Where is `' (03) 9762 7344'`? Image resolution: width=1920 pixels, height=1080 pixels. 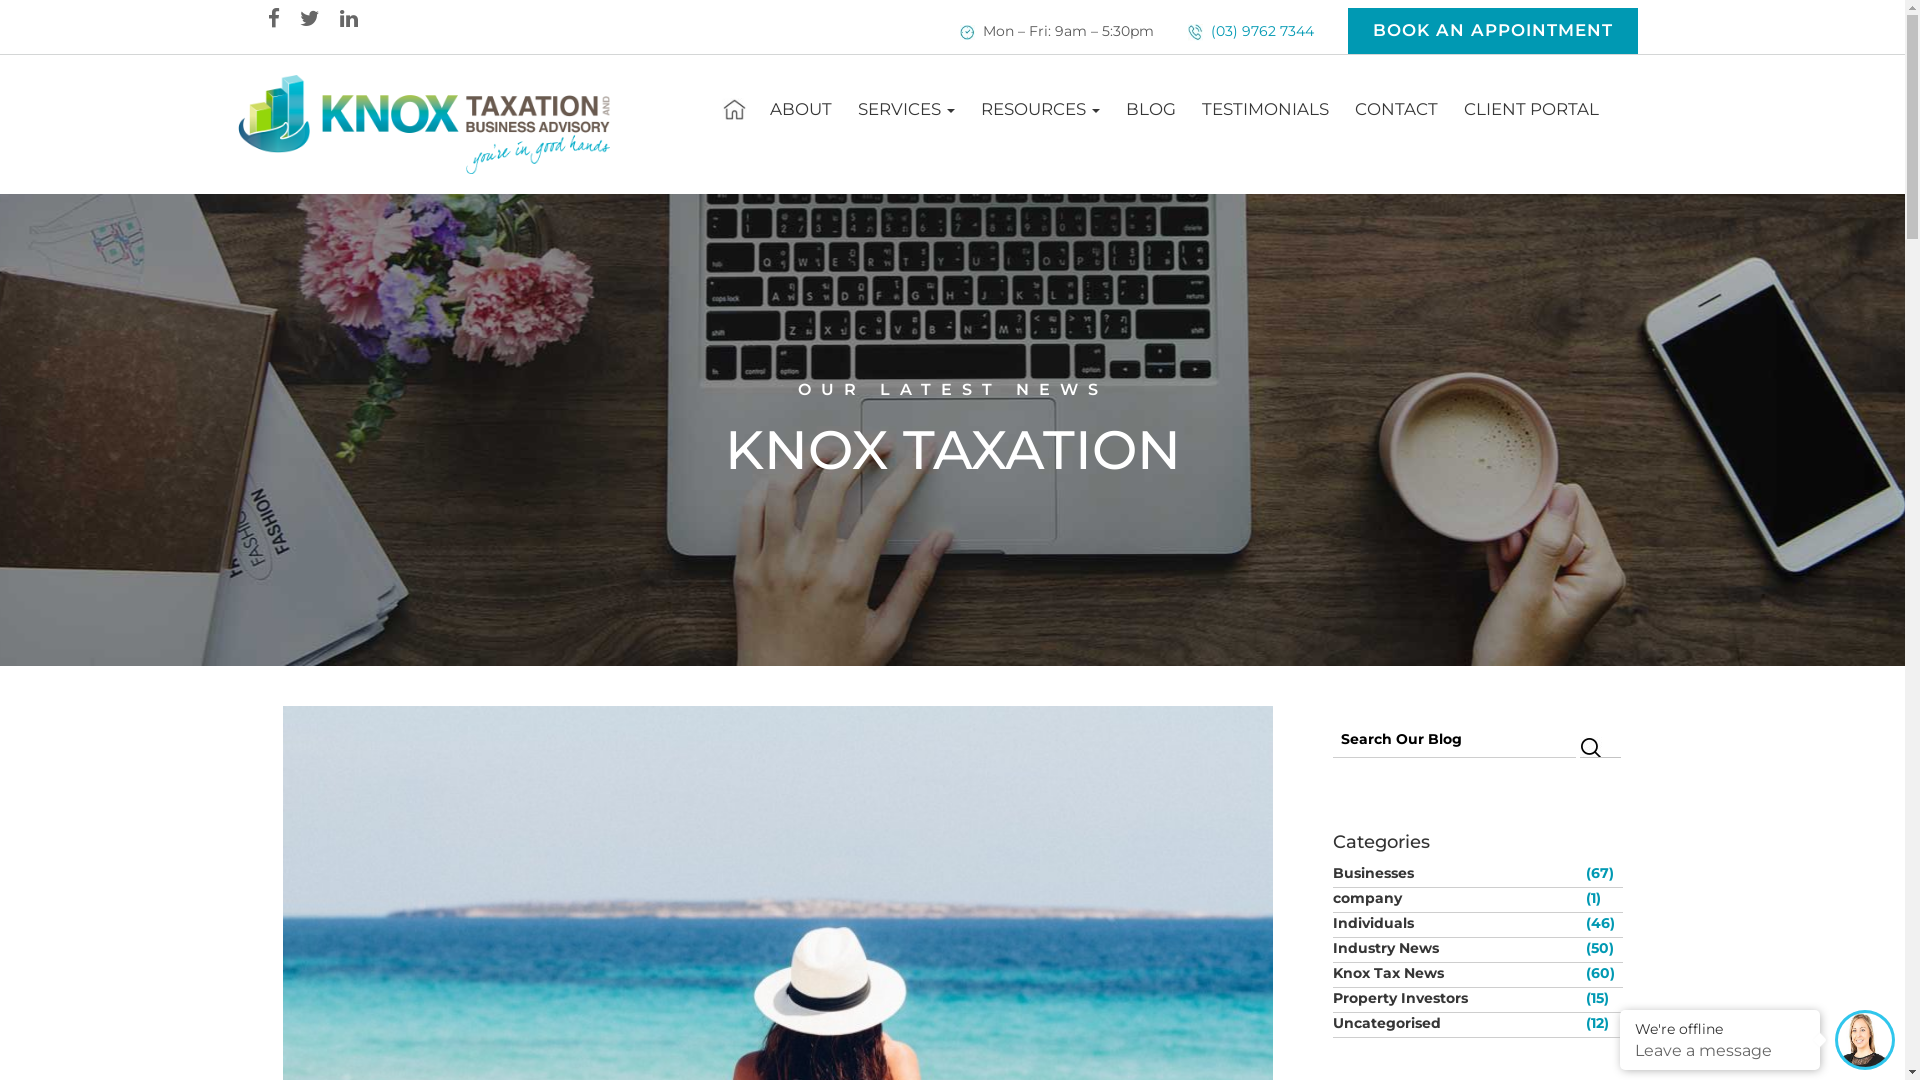 ' (03) 9762 7344' is located at coordinates (1258, 30).